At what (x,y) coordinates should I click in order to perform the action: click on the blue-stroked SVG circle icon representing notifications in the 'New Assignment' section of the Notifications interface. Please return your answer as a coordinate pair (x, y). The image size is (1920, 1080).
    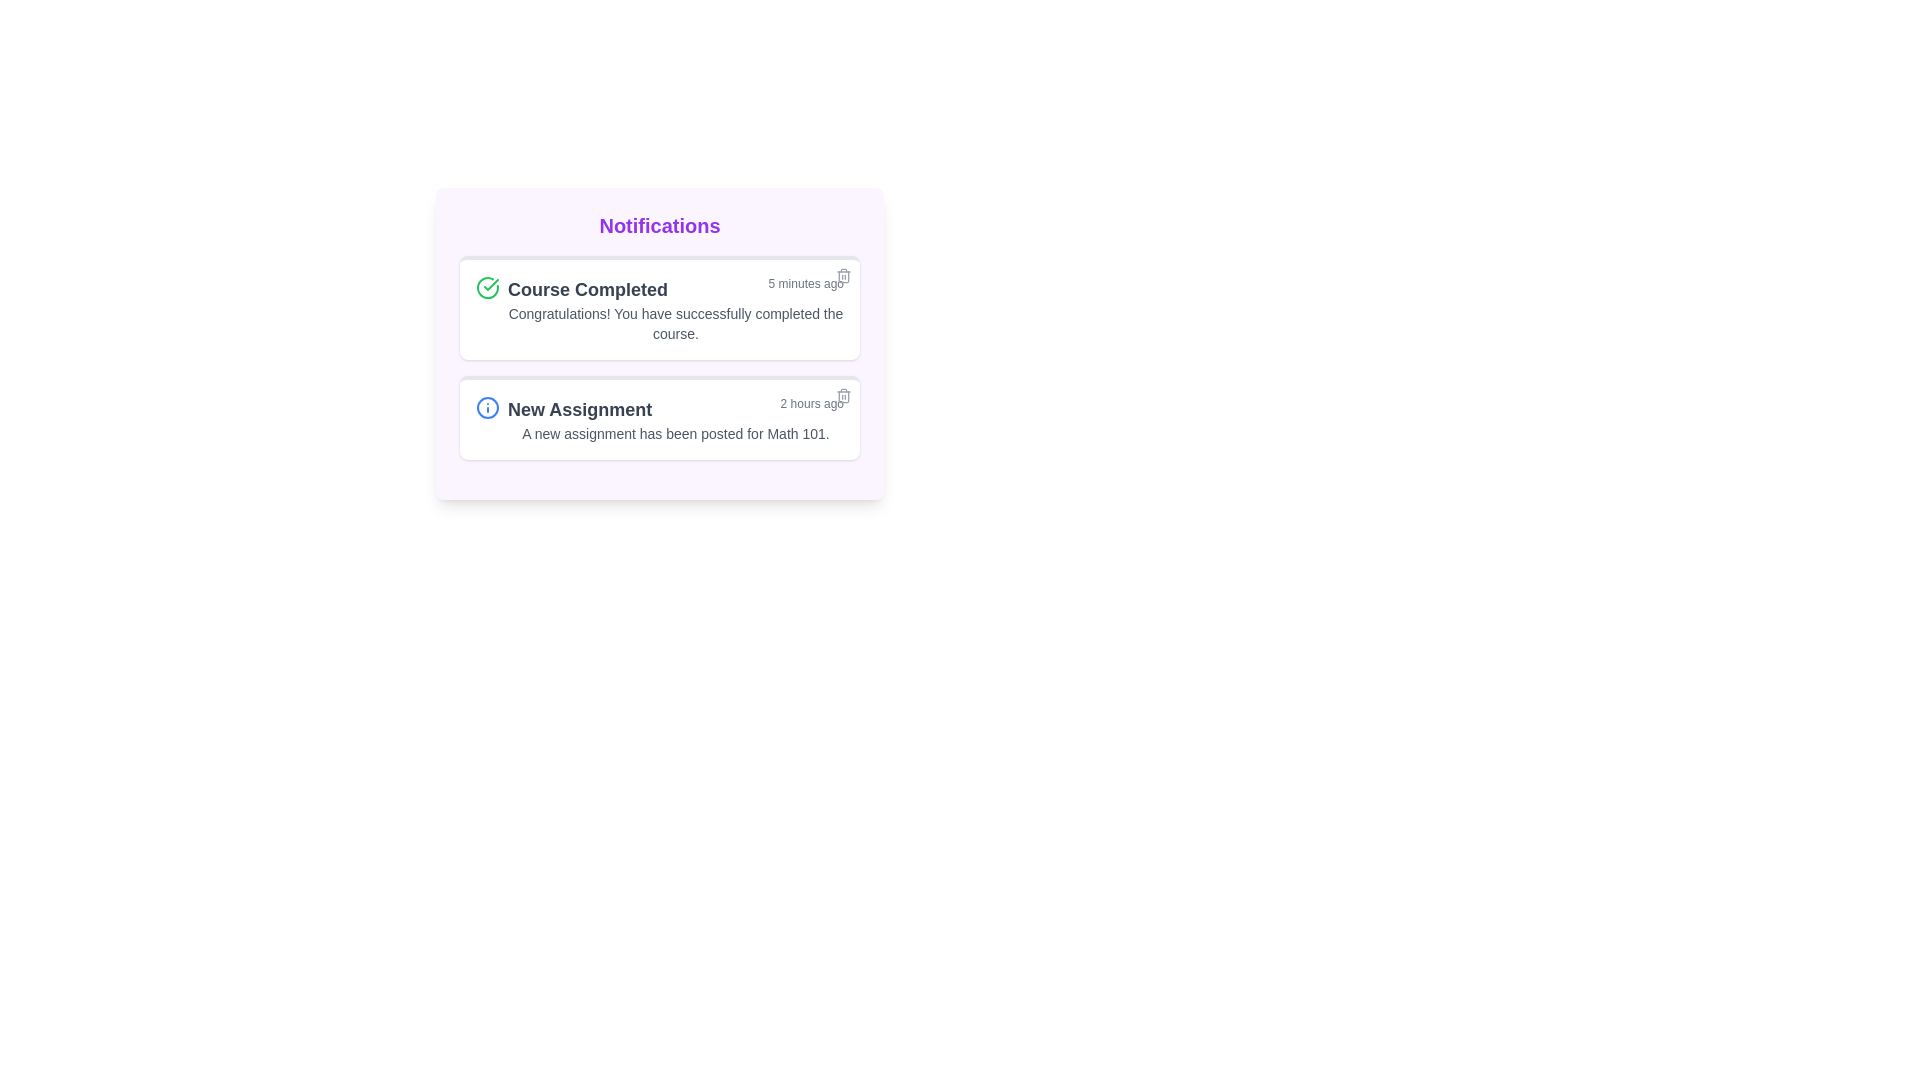
    Looking at the image, I should click on (488, 407).